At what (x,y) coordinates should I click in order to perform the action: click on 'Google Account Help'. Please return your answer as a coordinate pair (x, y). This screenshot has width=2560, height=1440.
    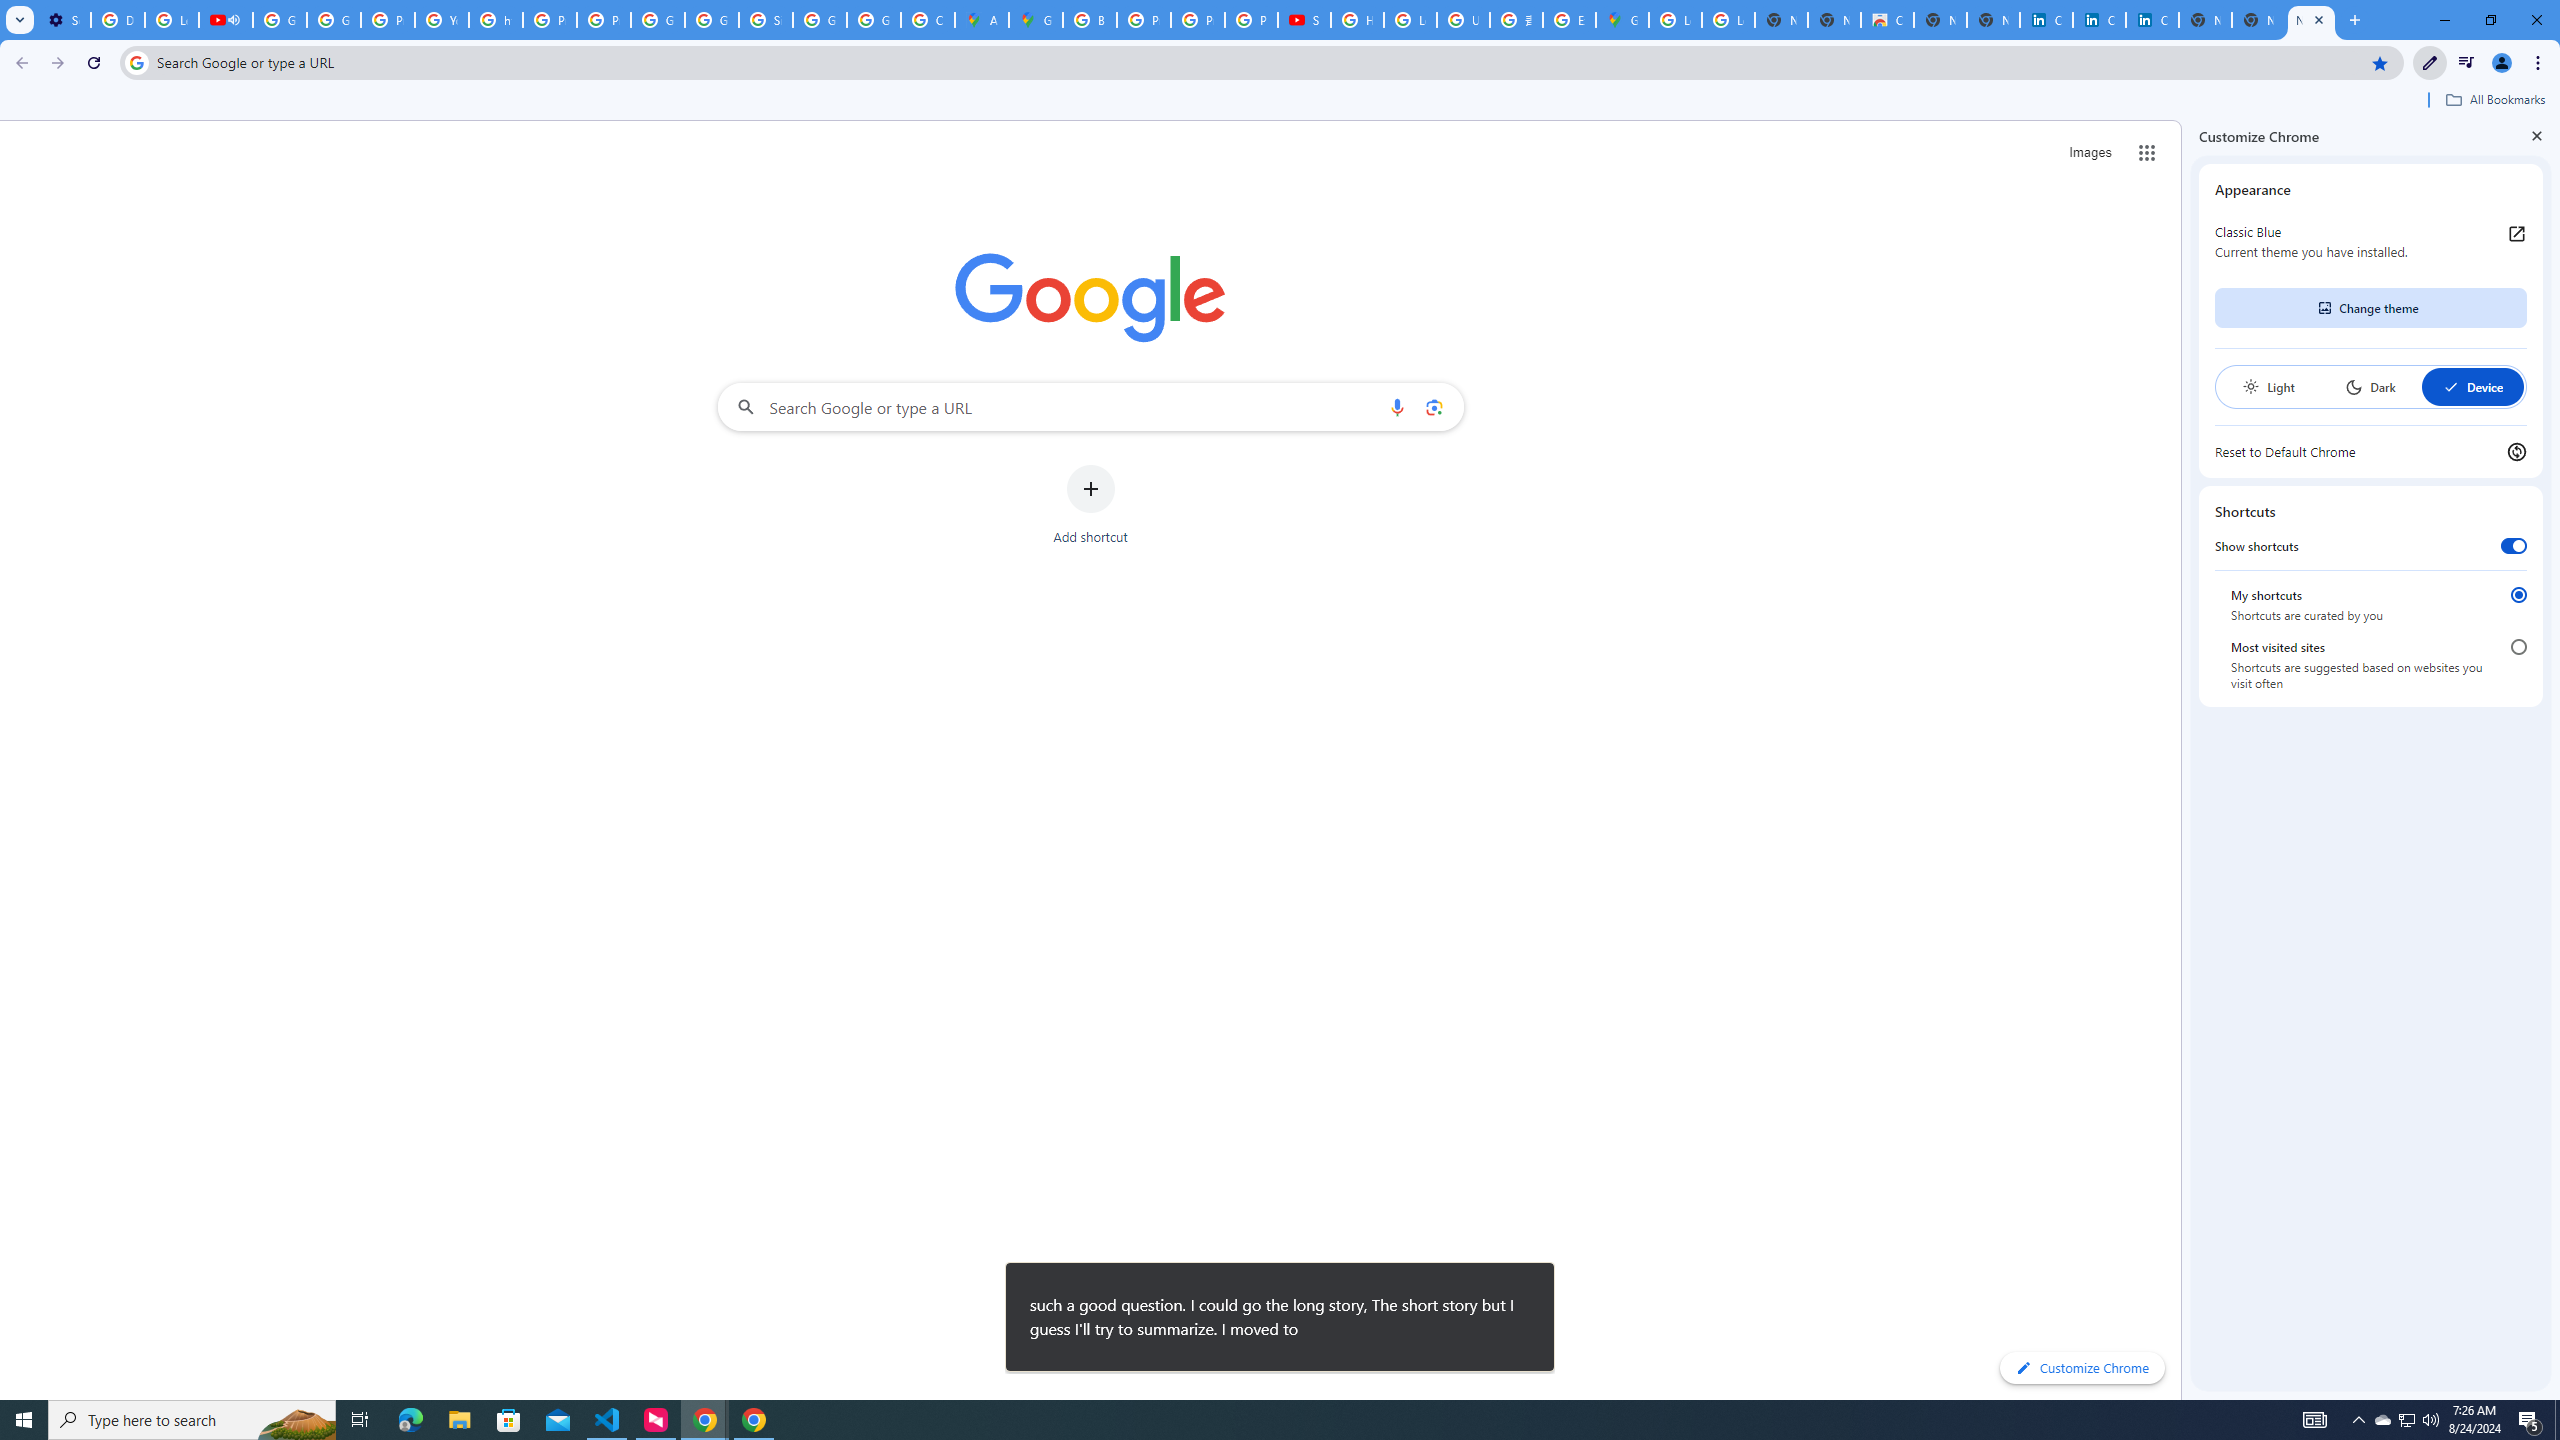
    Looking at the image, I should click on (334, 19).